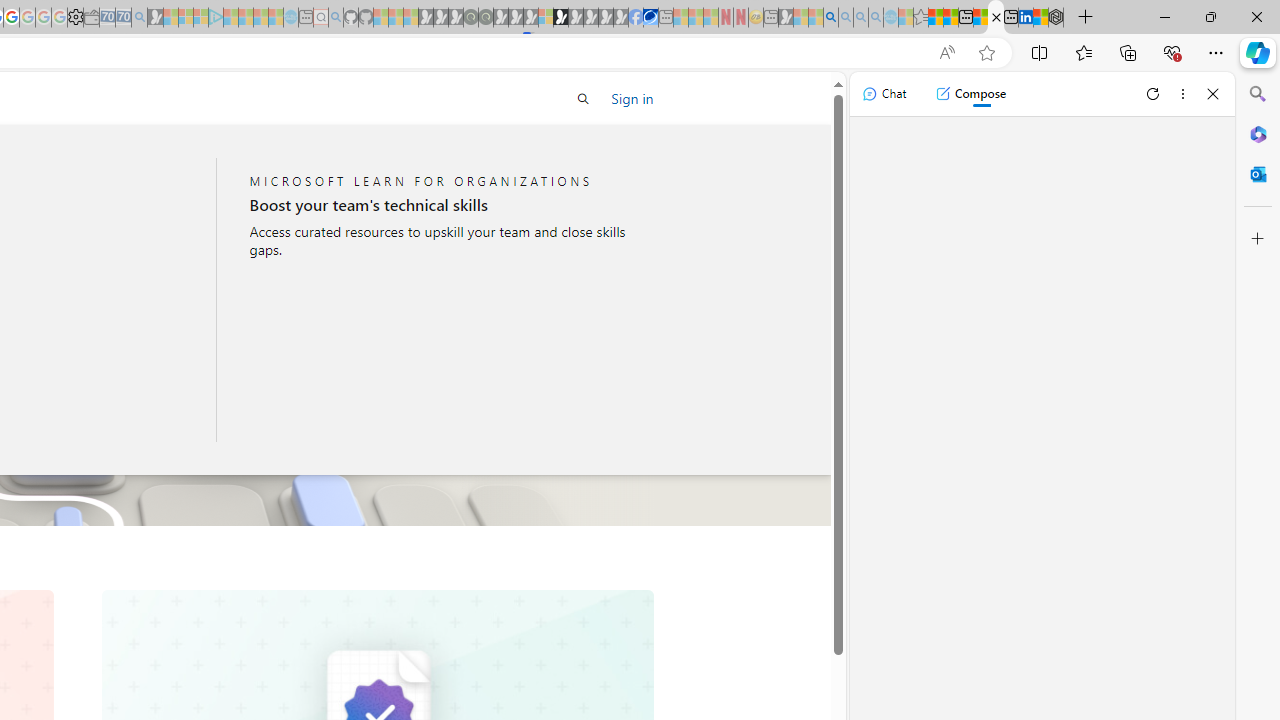  I want to click on 'Microsoft Learn: Build skills that open doors in your career', so click(996, 17).